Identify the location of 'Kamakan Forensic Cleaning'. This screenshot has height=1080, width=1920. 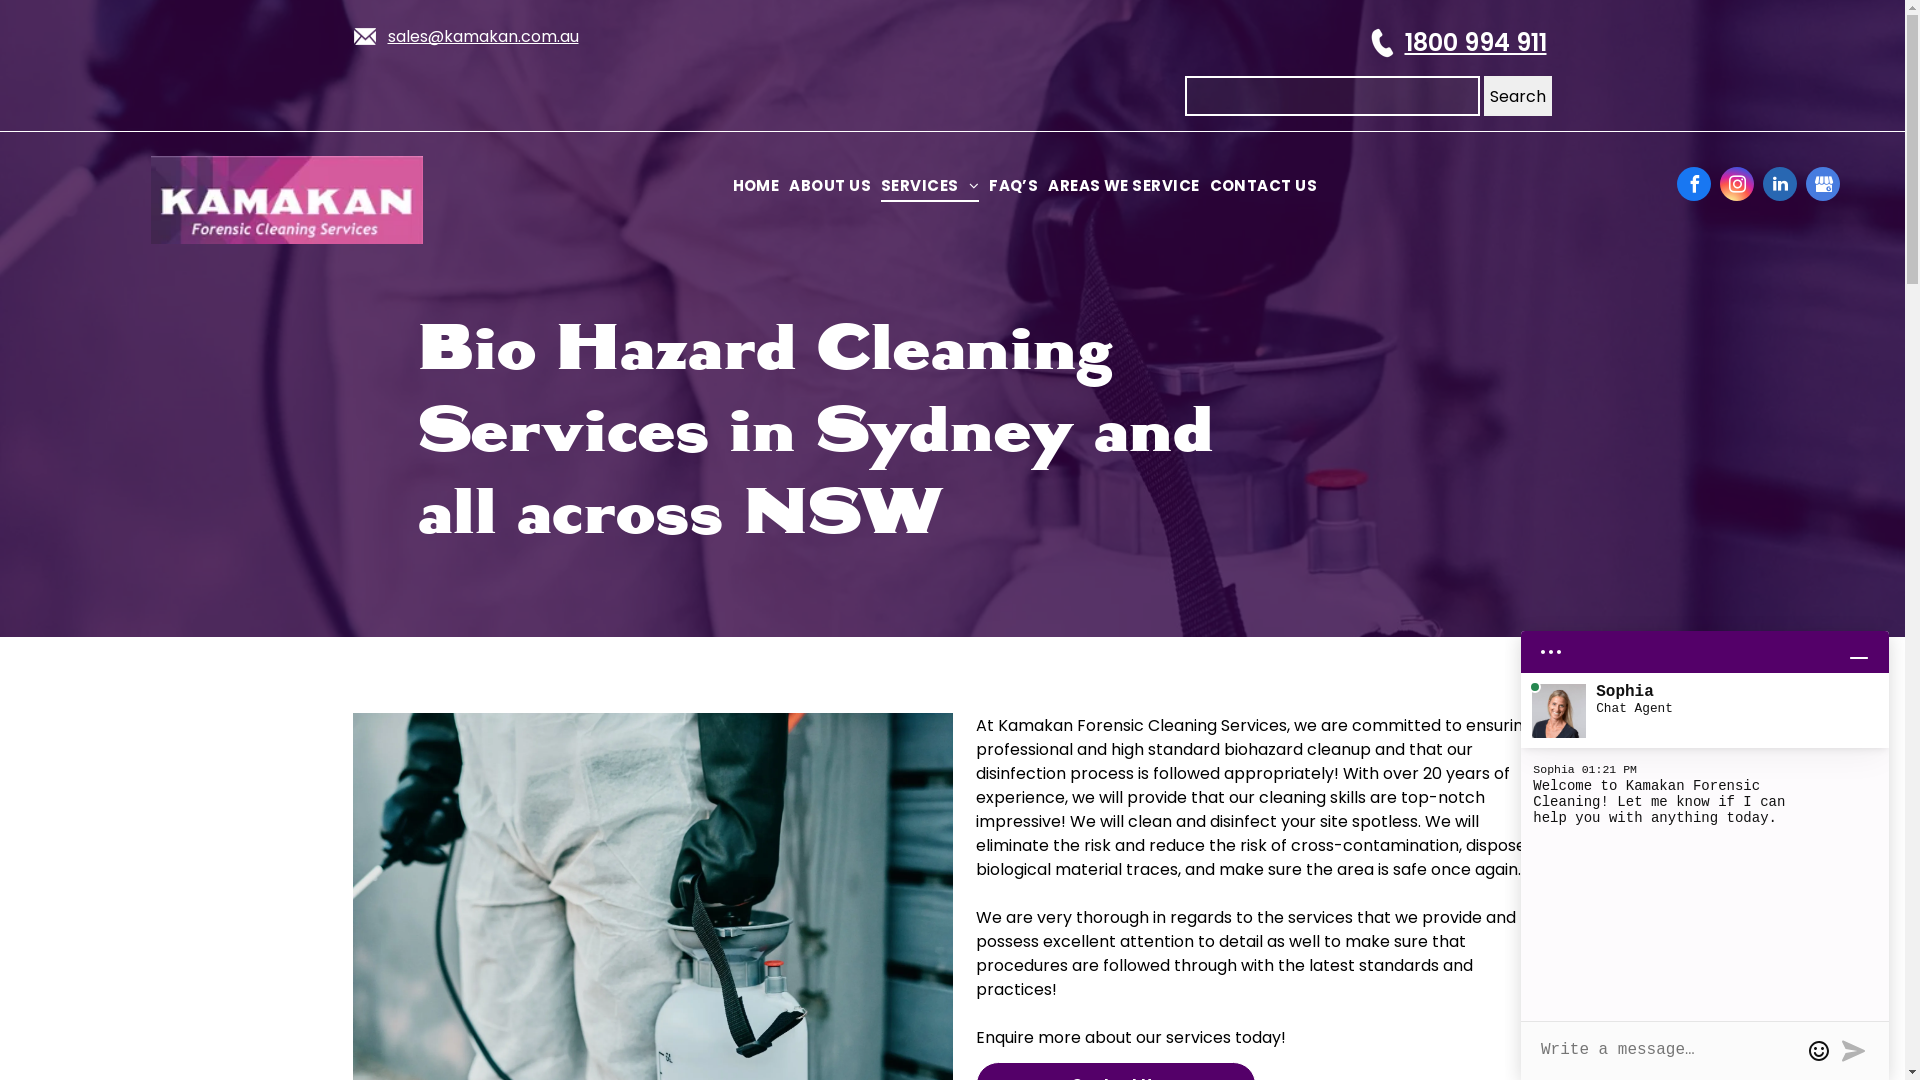
(286, 200).